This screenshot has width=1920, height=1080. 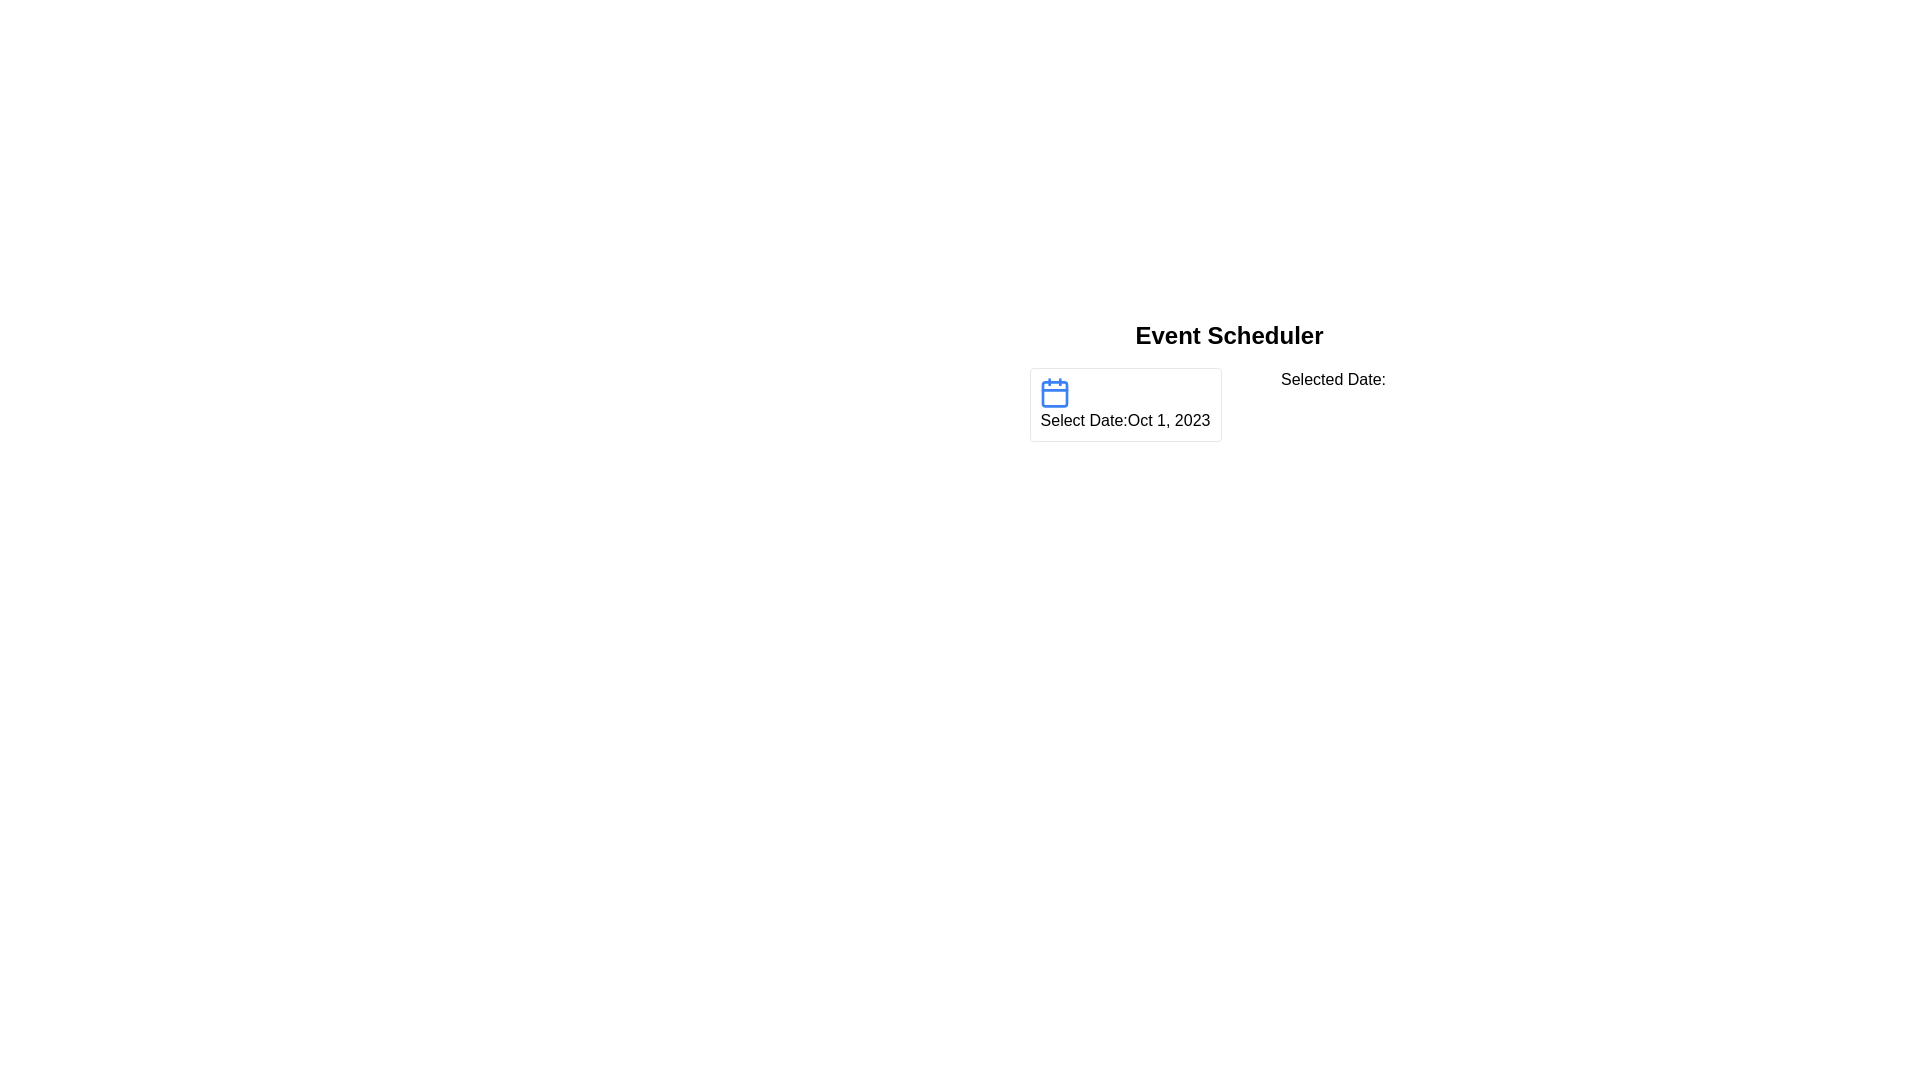 I want to click on the selected date value displayed in the date selector UI component, positioned to the right of the text 'Select Date:', for possible interactions, so click(x=1169, y=419).